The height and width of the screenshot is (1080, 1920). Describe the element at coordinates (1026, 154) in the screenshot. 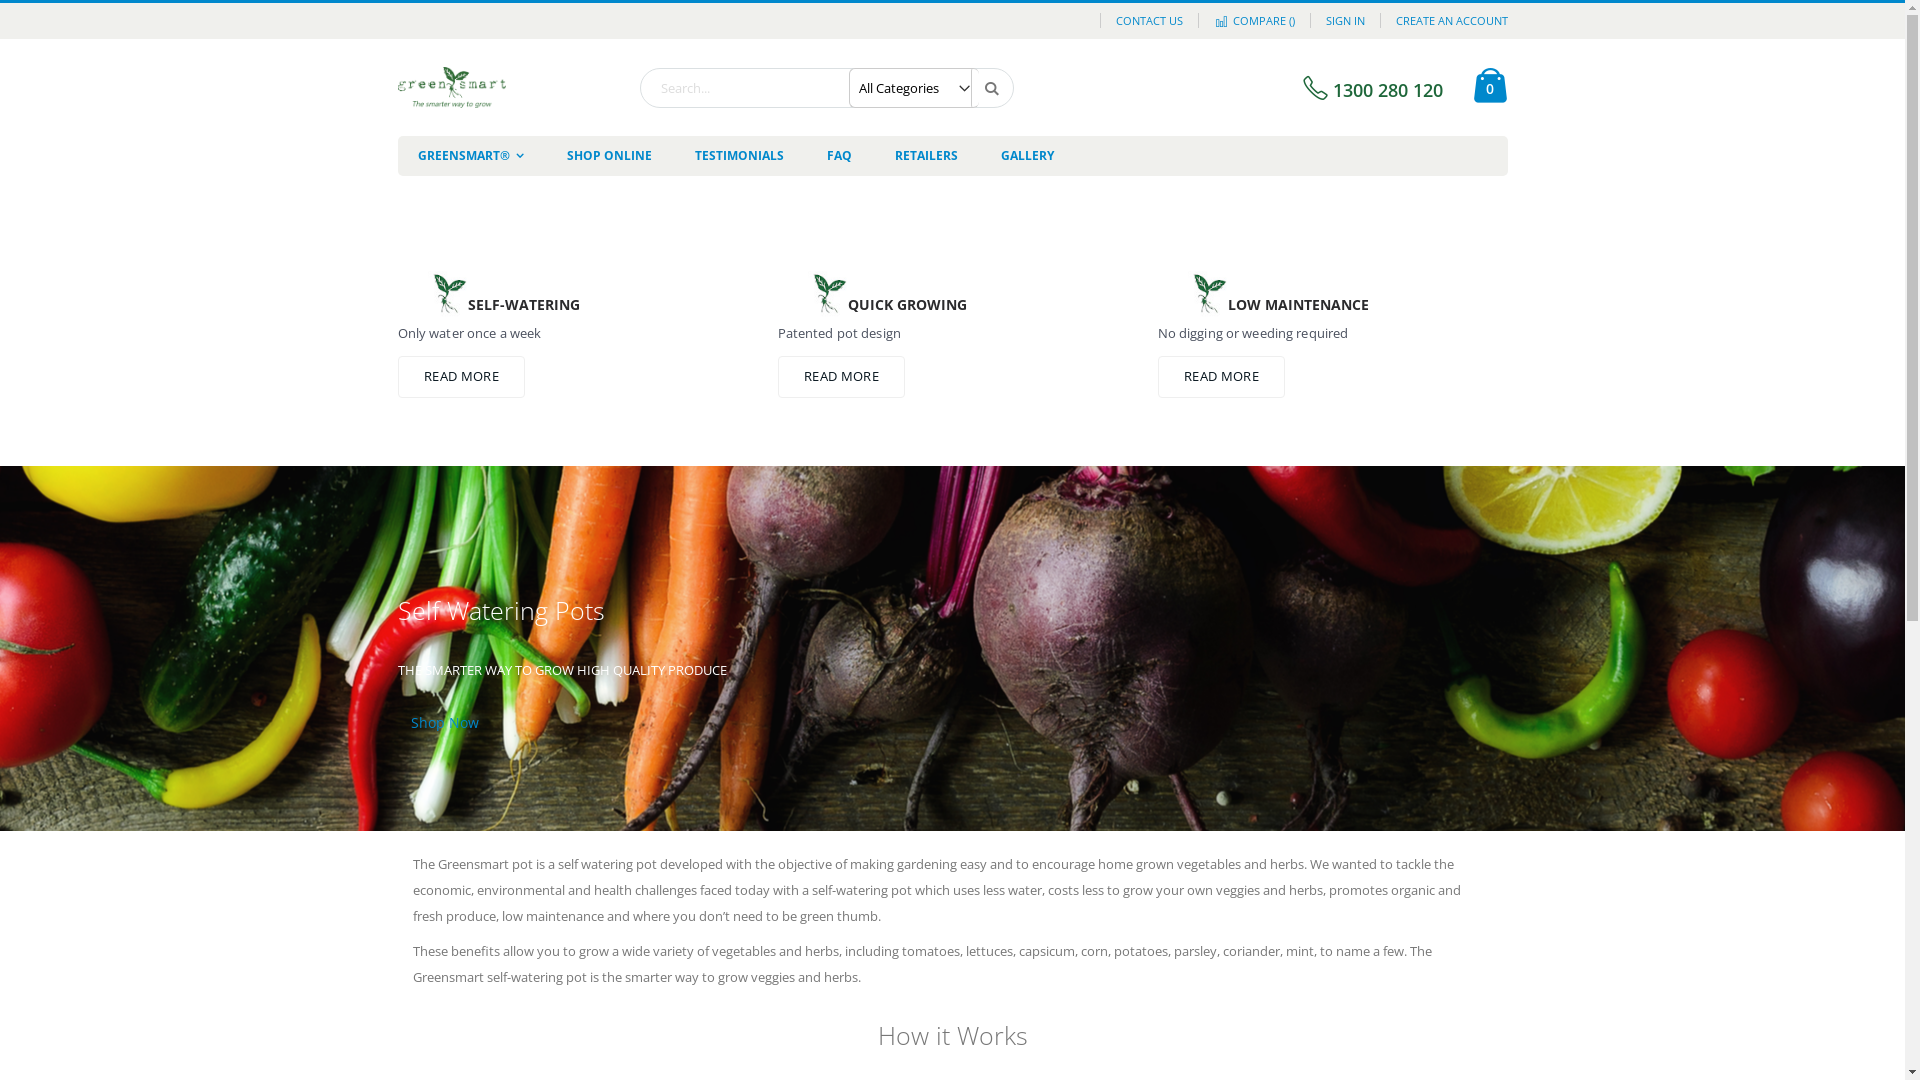

I see `'GALLERY'` at that location.